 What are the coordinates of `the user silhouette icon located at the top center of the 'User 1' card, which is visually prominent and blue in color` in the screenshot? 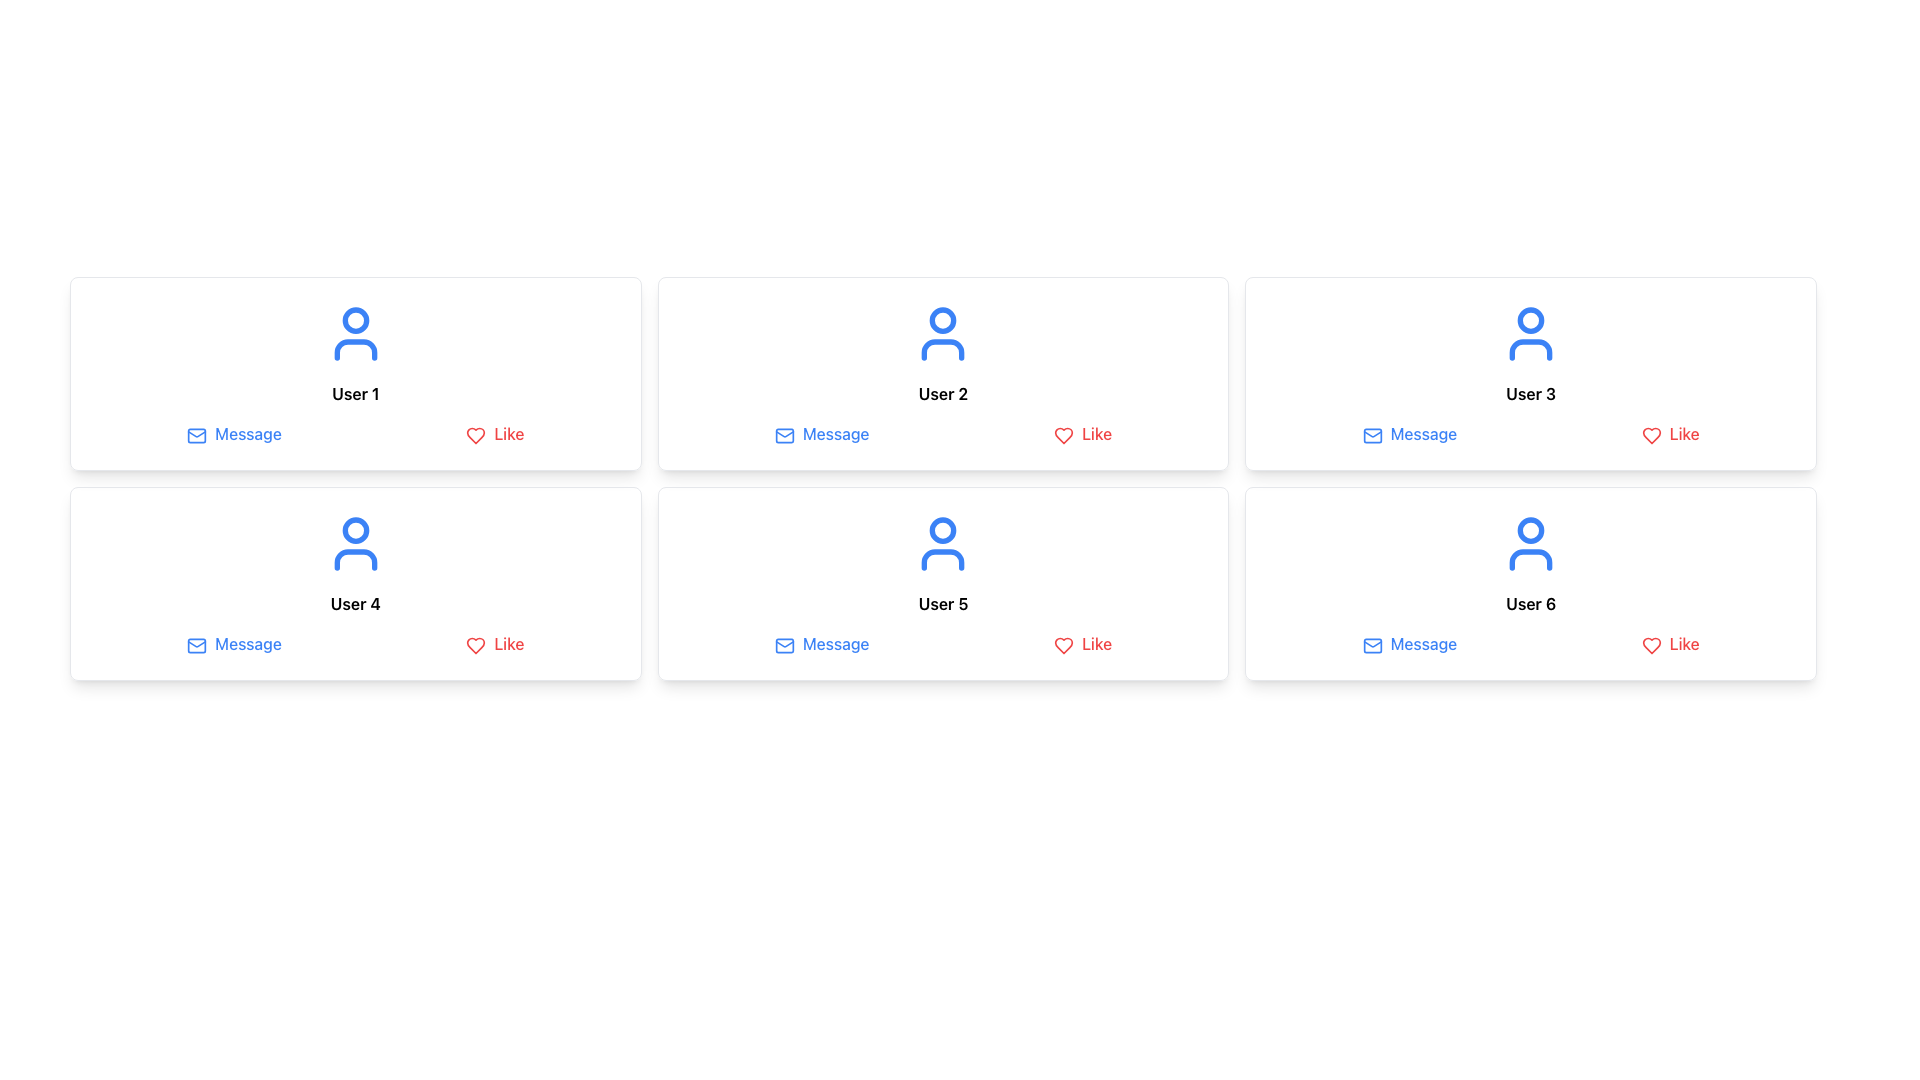 It's located at (355, 333).